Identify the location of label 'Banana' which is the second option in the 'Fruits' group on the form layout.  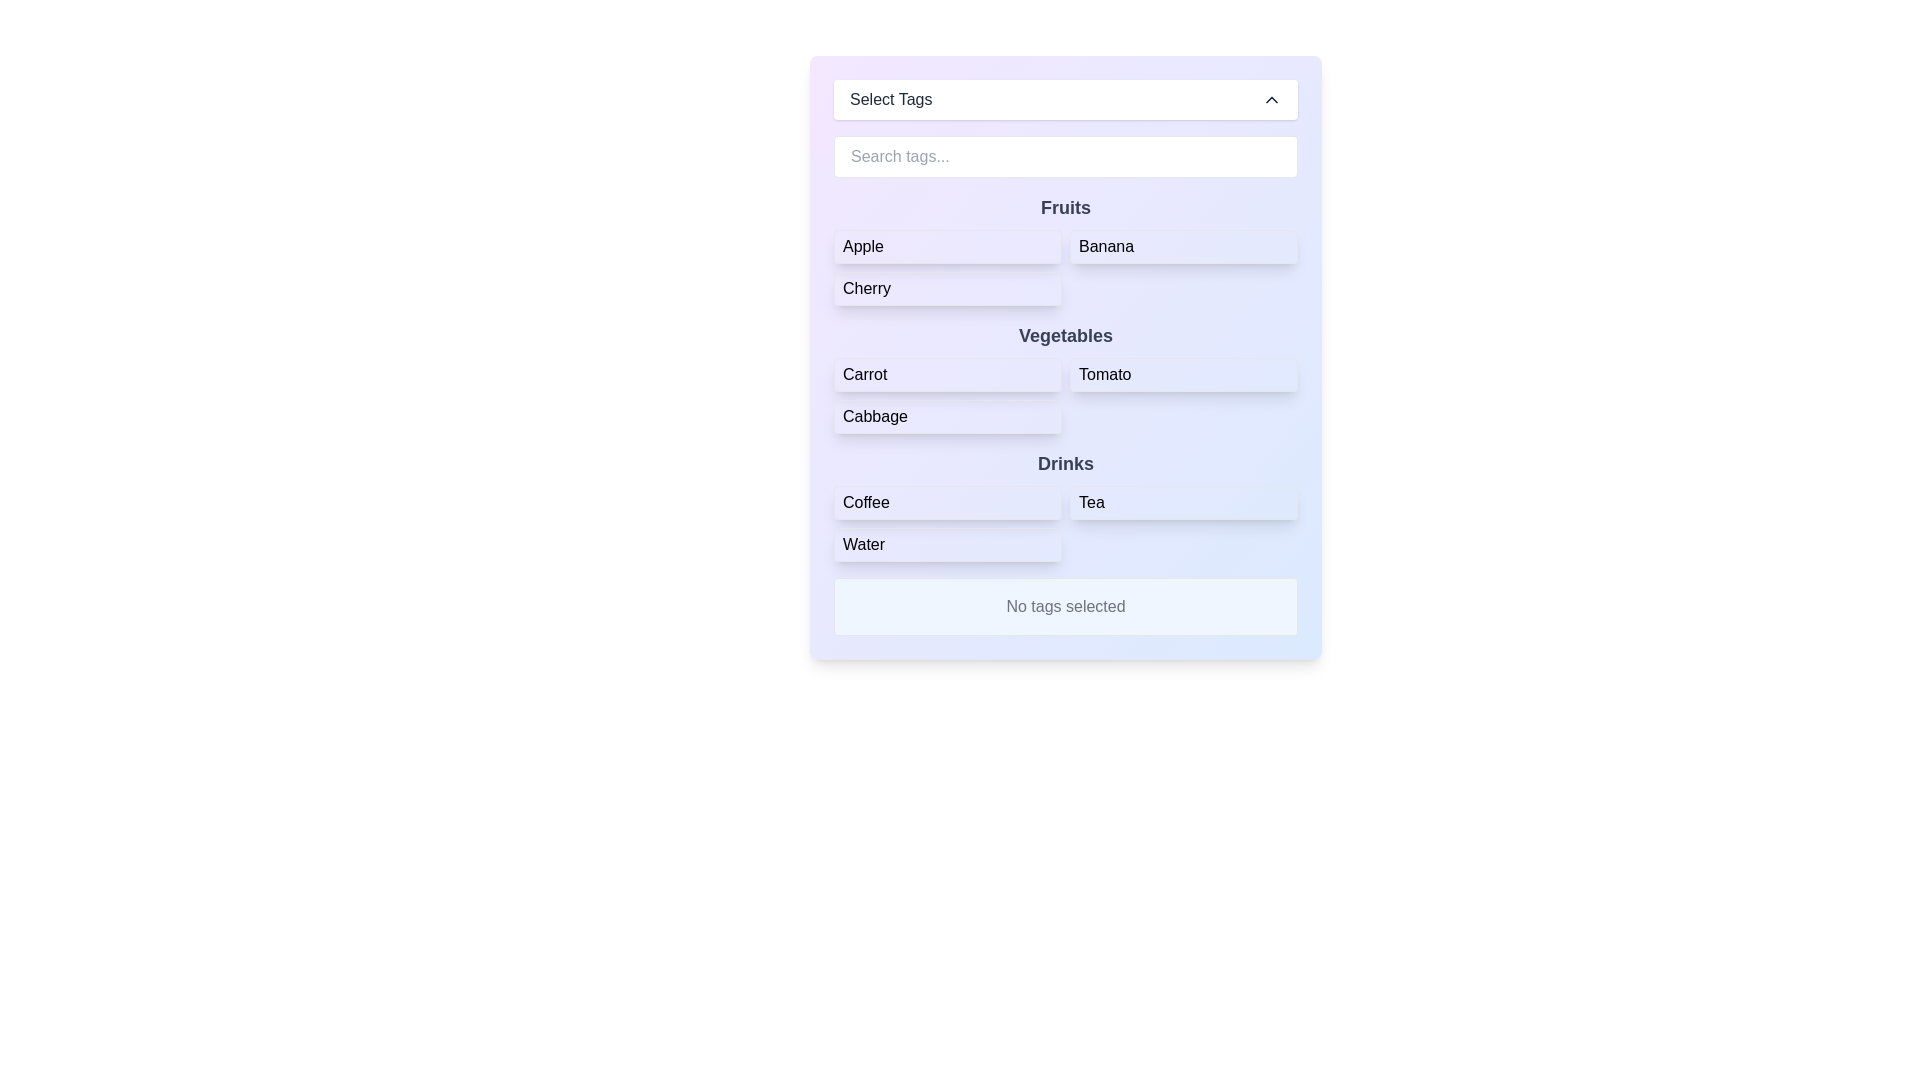
(1105, 245).